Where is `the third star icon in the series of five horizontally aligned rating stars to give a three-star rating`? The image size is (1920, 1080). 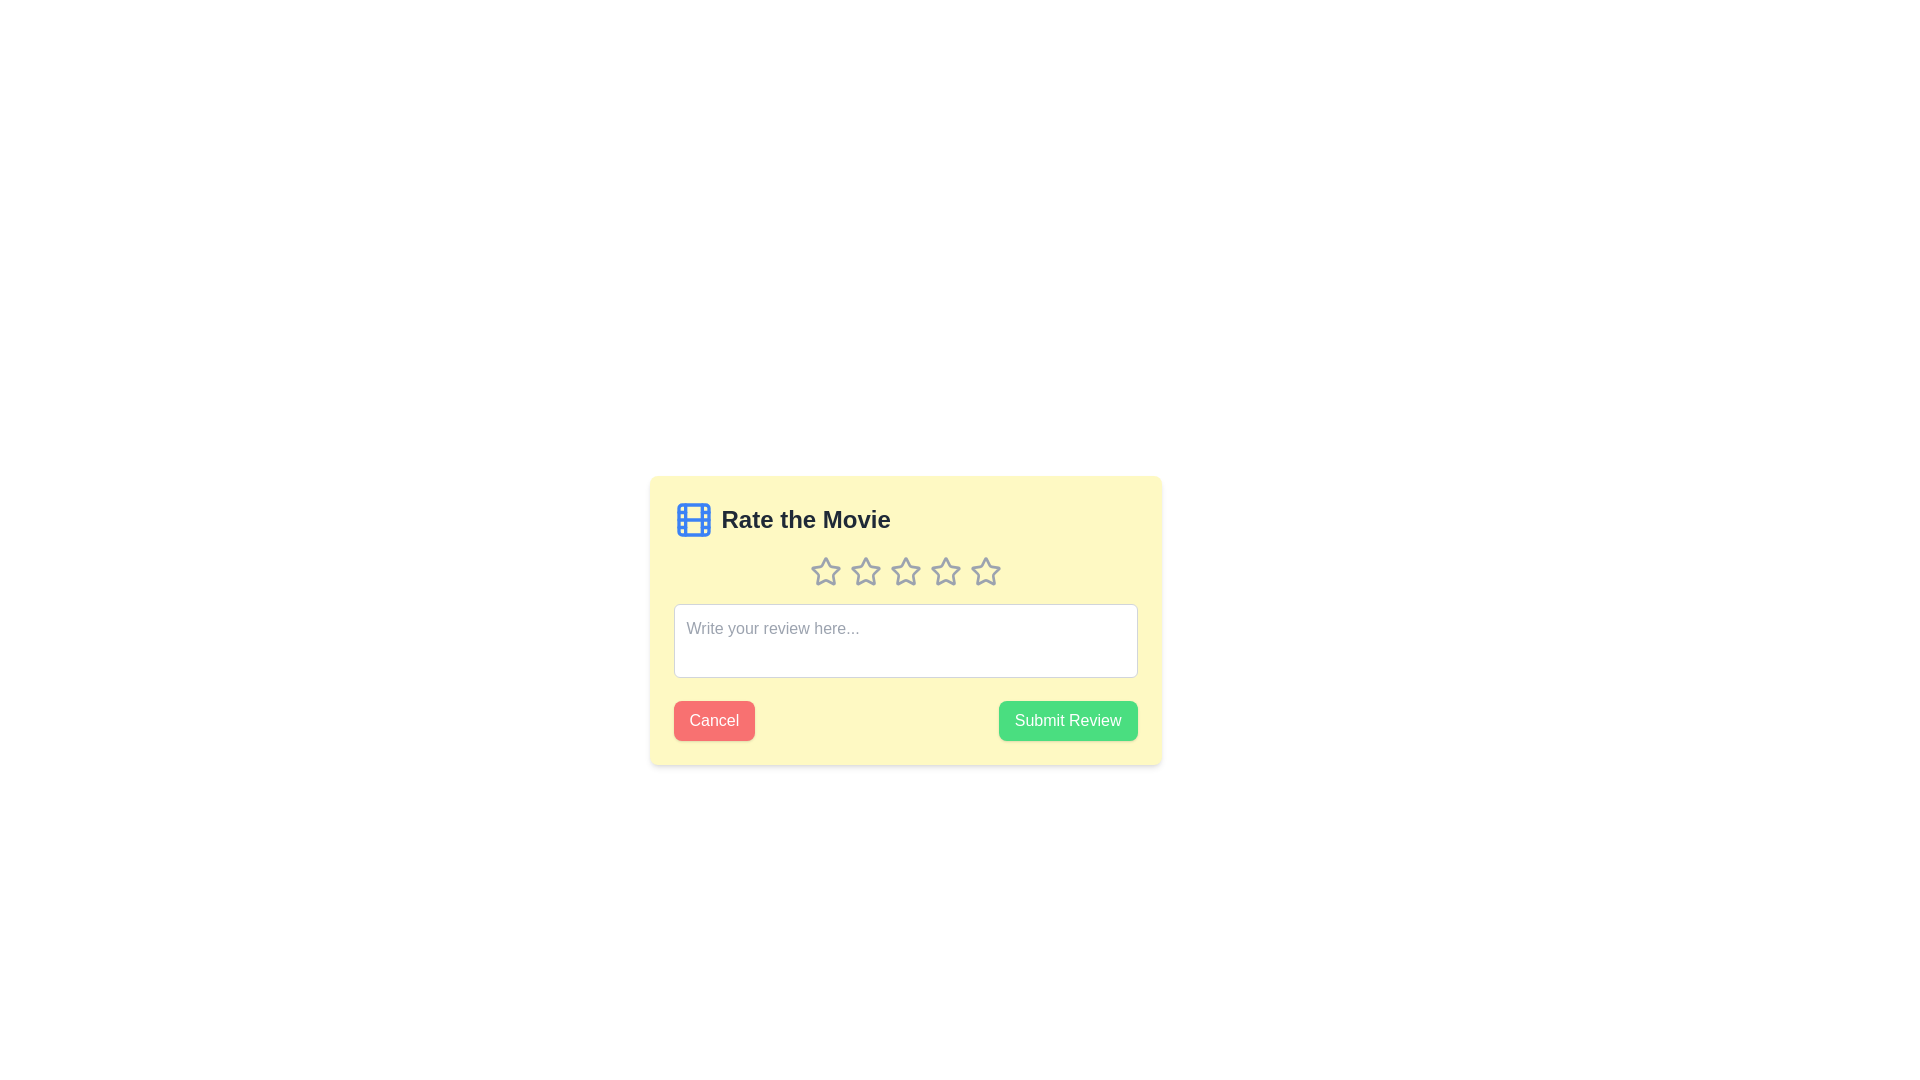 the third star icon in the series of five horizontally aligned rating stars to give a three-star rating is located at coordinates (944, 571).